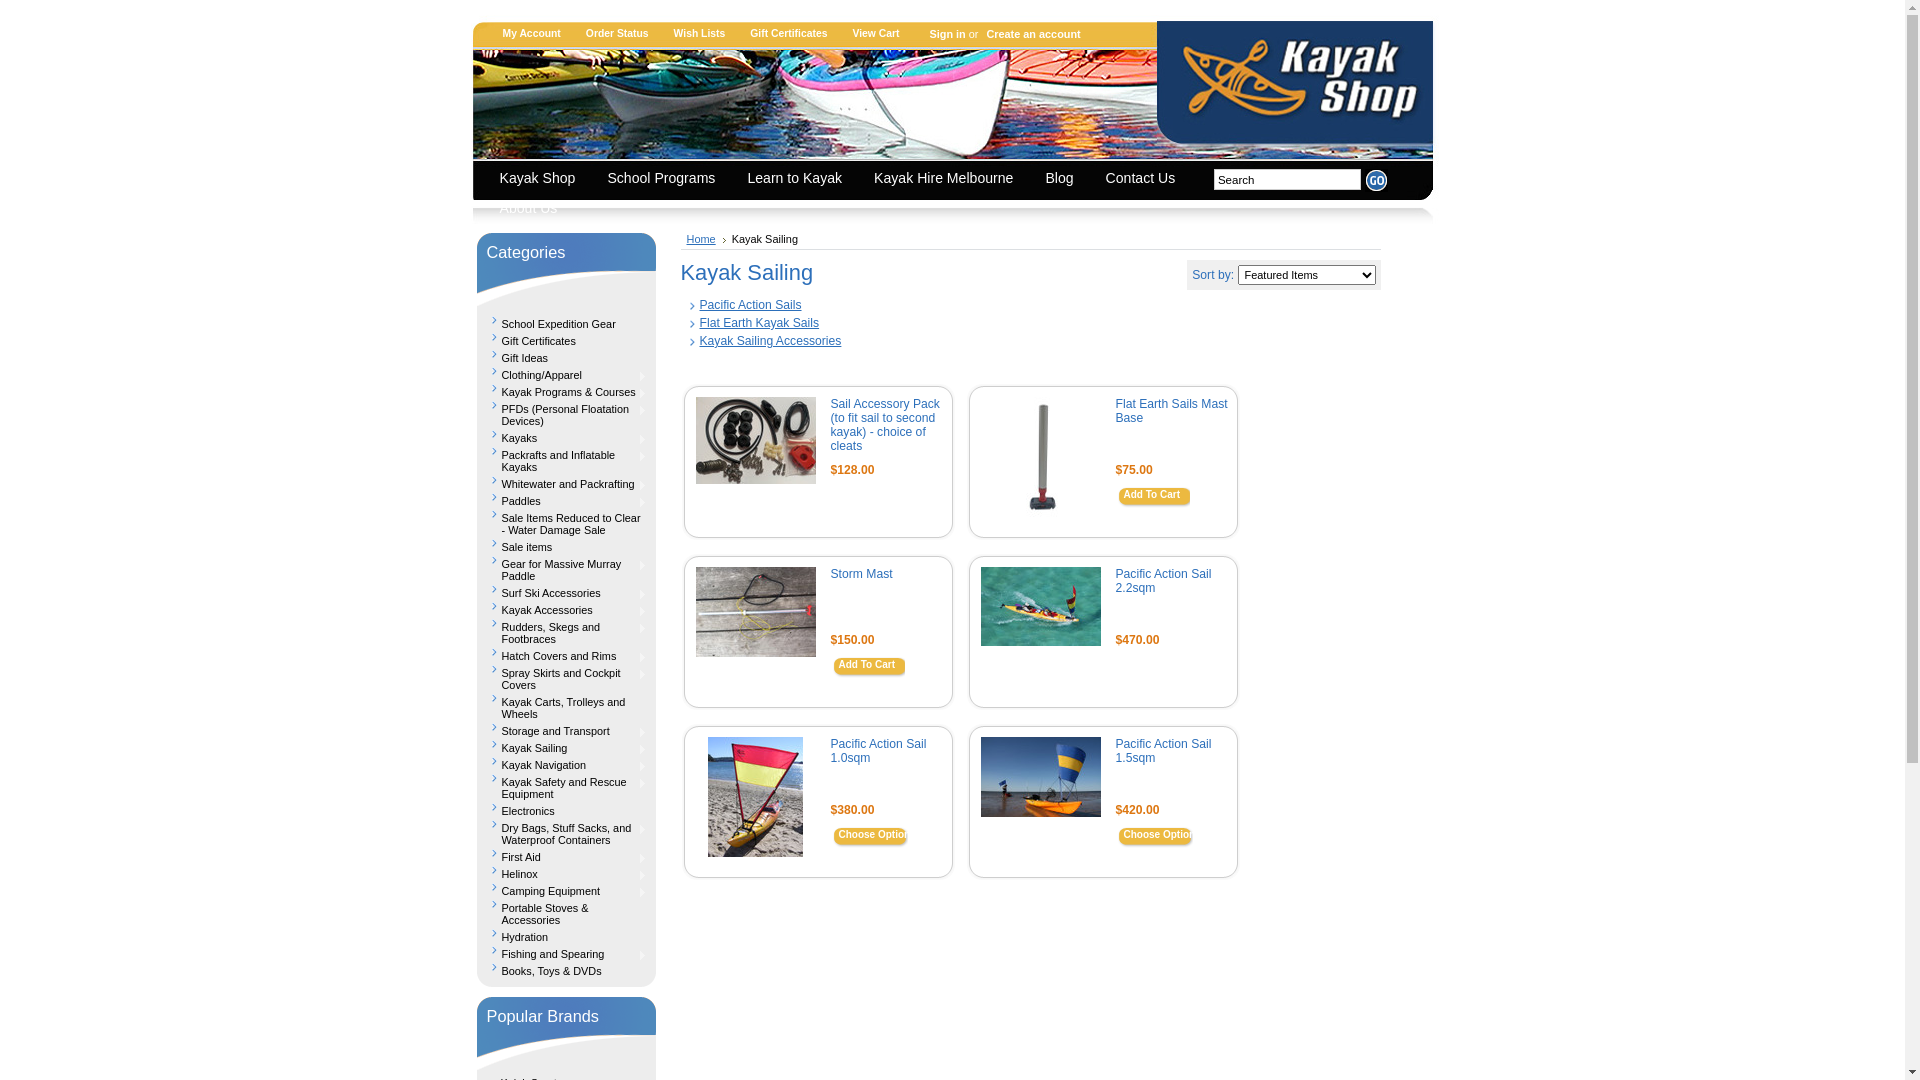  I want to click on 'Gift Certificates', so click(795, 33).